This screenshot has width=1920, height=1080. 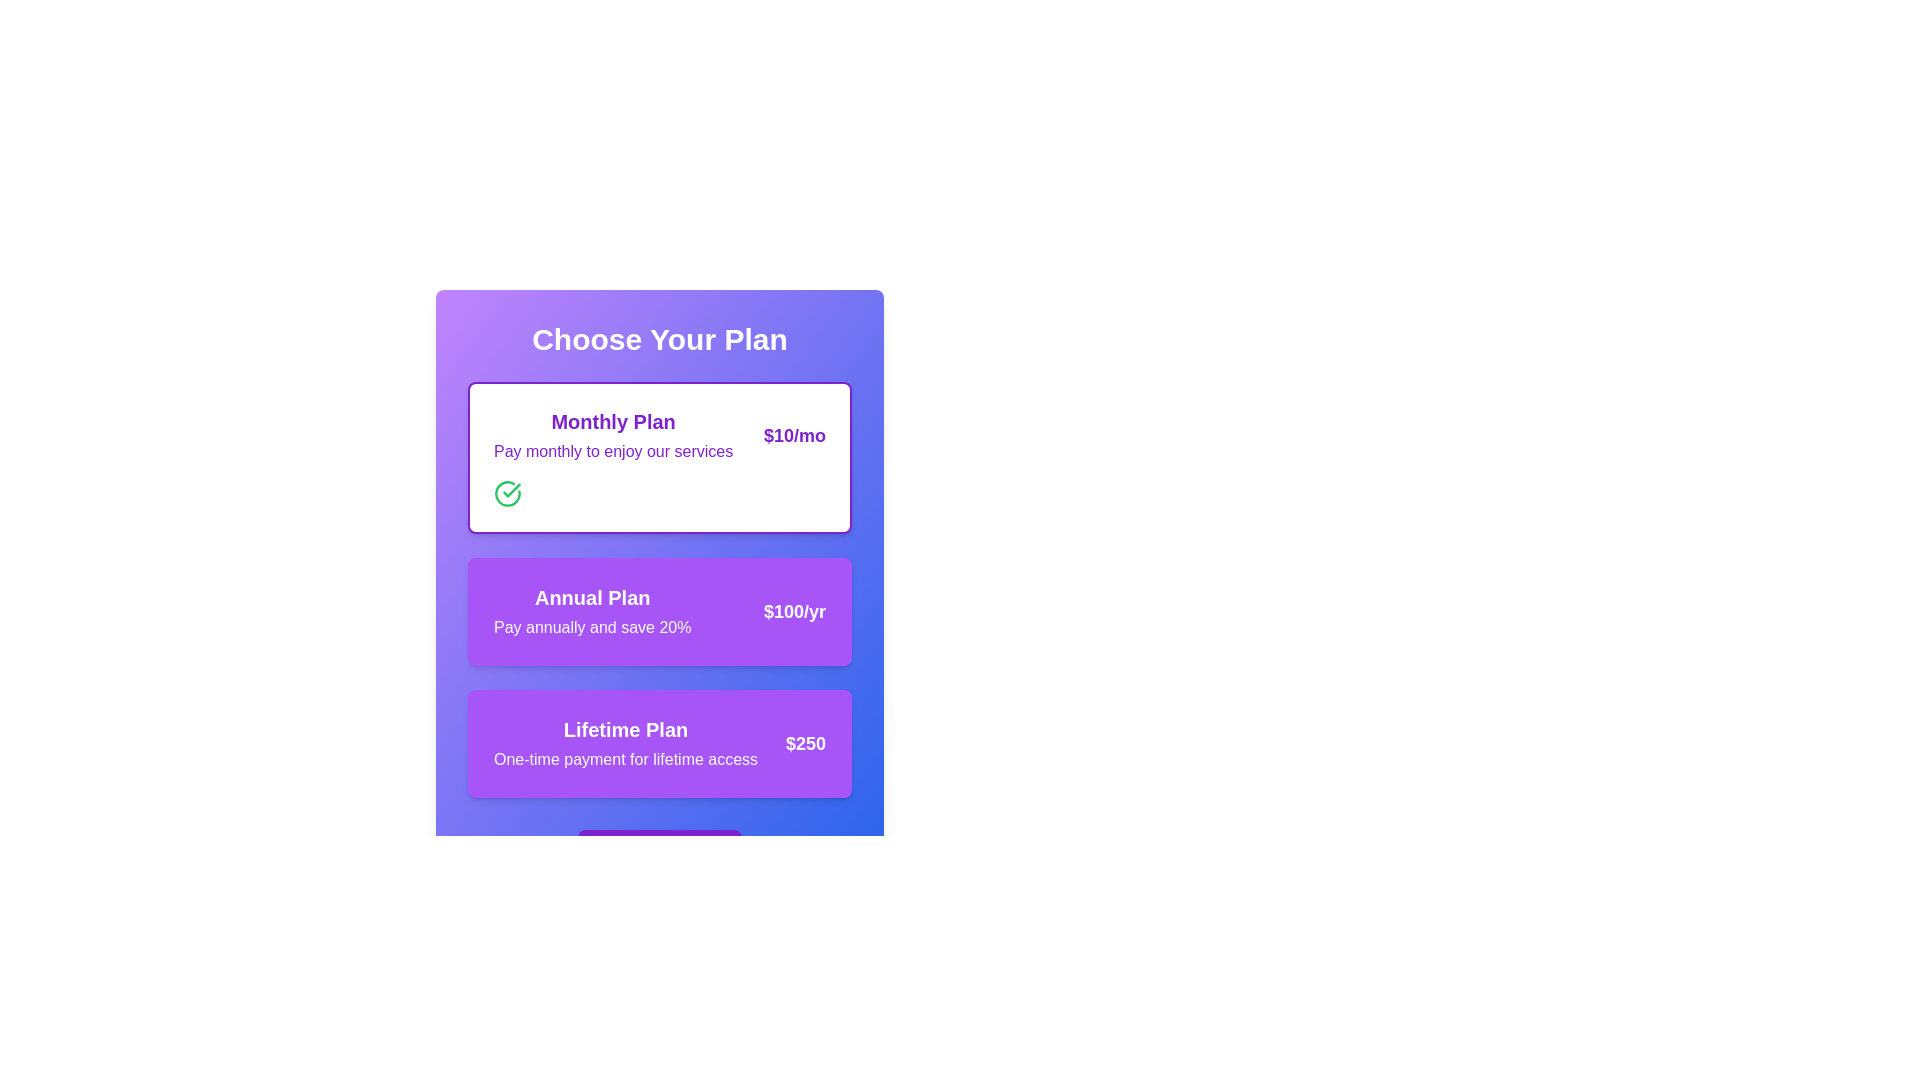 What do you see at coordinates (660, 338) in the screenshot?
I see `text content of the centered heading that says 'Choose Your Plan', which is styled in bold, large white font on a gradient purple-to-blue background` at bounding box center [660, 338].